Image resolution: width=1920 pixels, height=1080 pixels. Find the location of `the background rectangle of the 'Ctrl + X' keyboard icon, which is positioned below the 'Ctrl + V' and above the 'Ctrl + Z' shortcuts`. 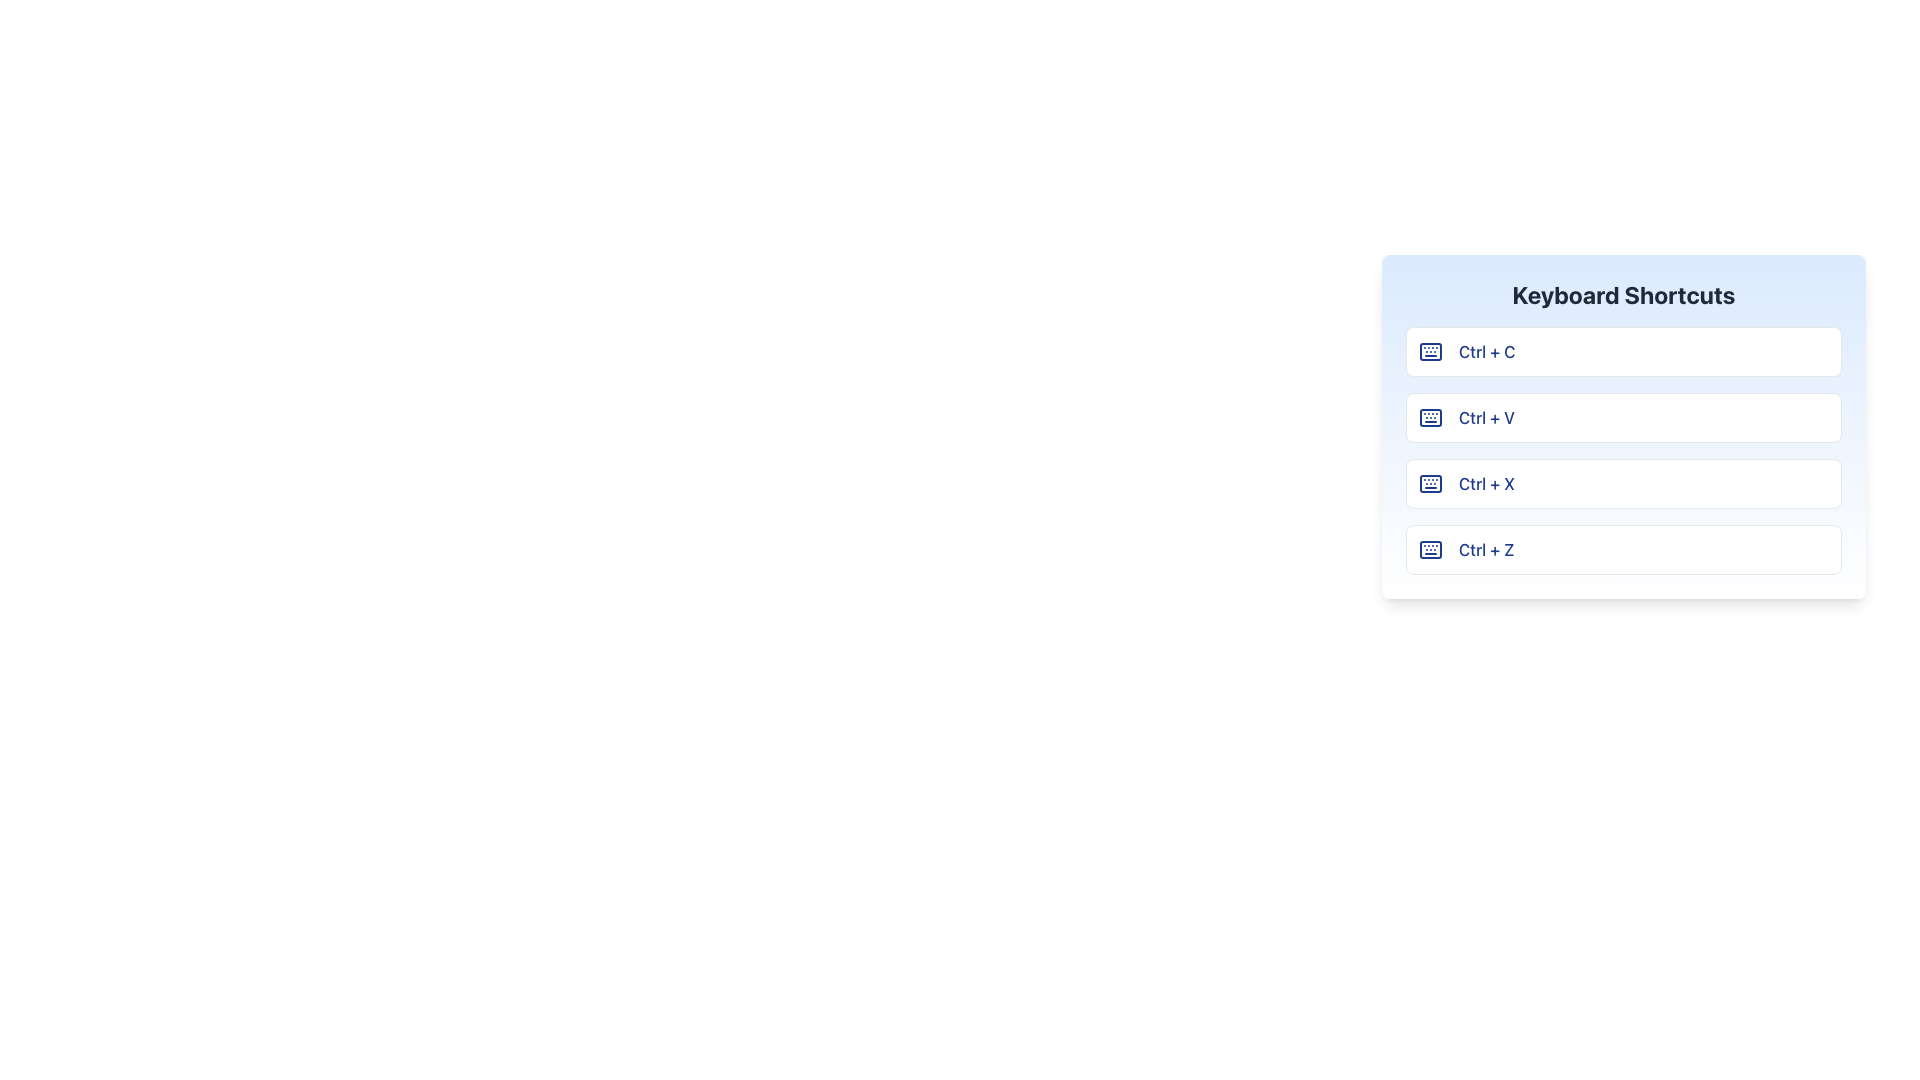

the background rectangle of the 'Ctrl + X' keyboard icon, which is positioned below the 'Ctrl + V' and above the 'Ctrl + Z' shortcuts is located at coordinates (1429, 483).